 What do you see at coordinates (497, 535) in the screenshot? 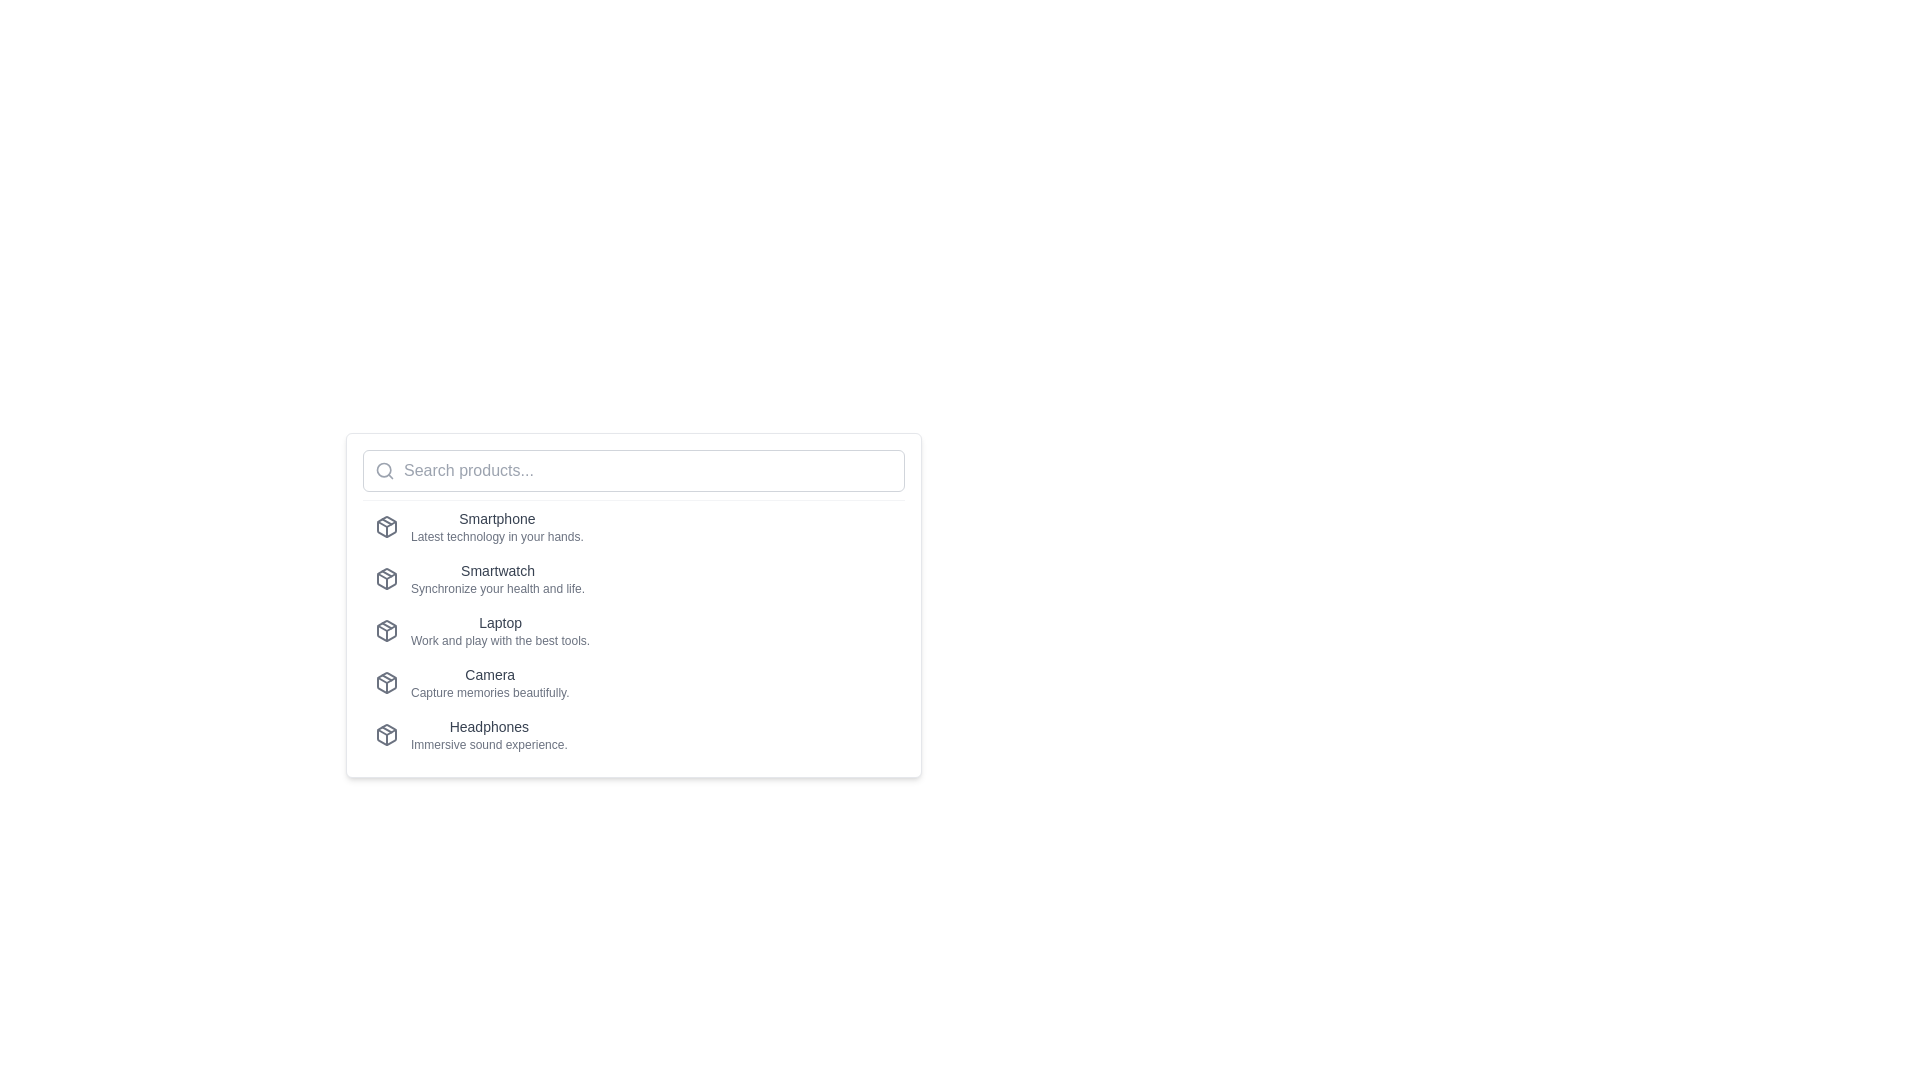
I see `the text label displaying 'Latest technology in your hands.' which is located below the bold text 'Smartphone.'` at bounding box center [497, 535].